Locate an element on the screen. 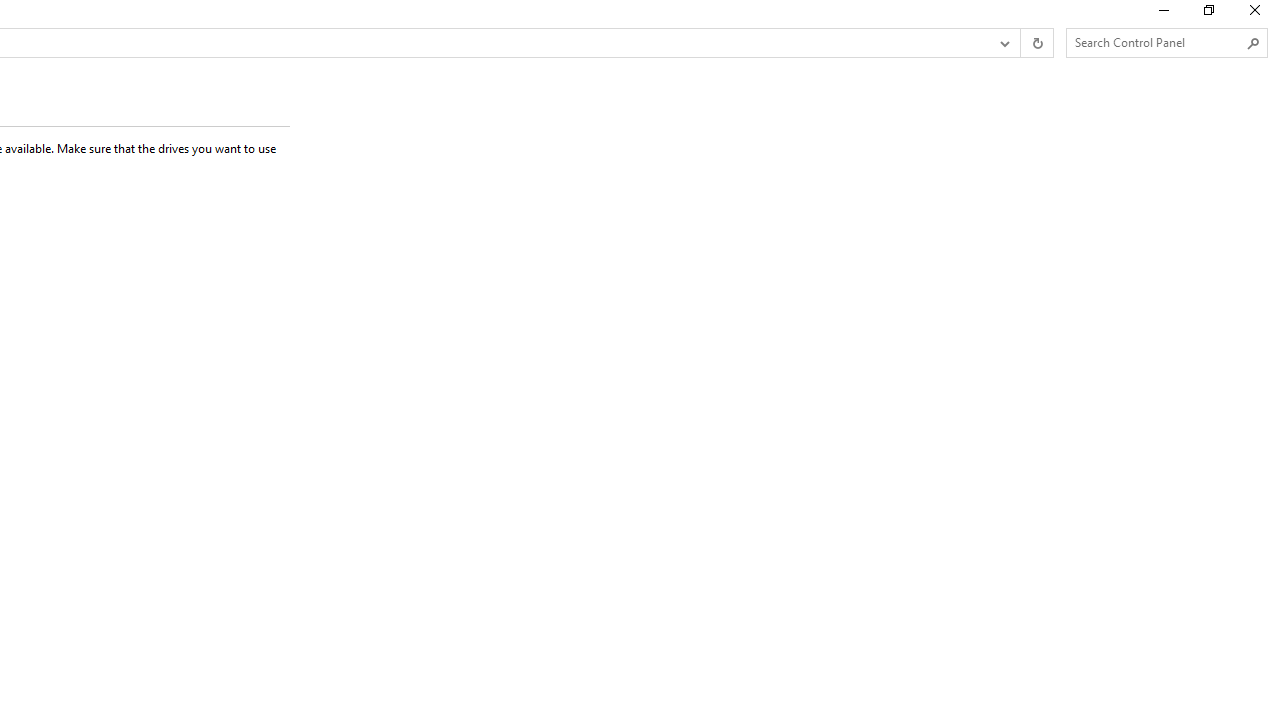 The image size is (1280, 720). 'Previous Locations' is located at coordinates (1003, 43).